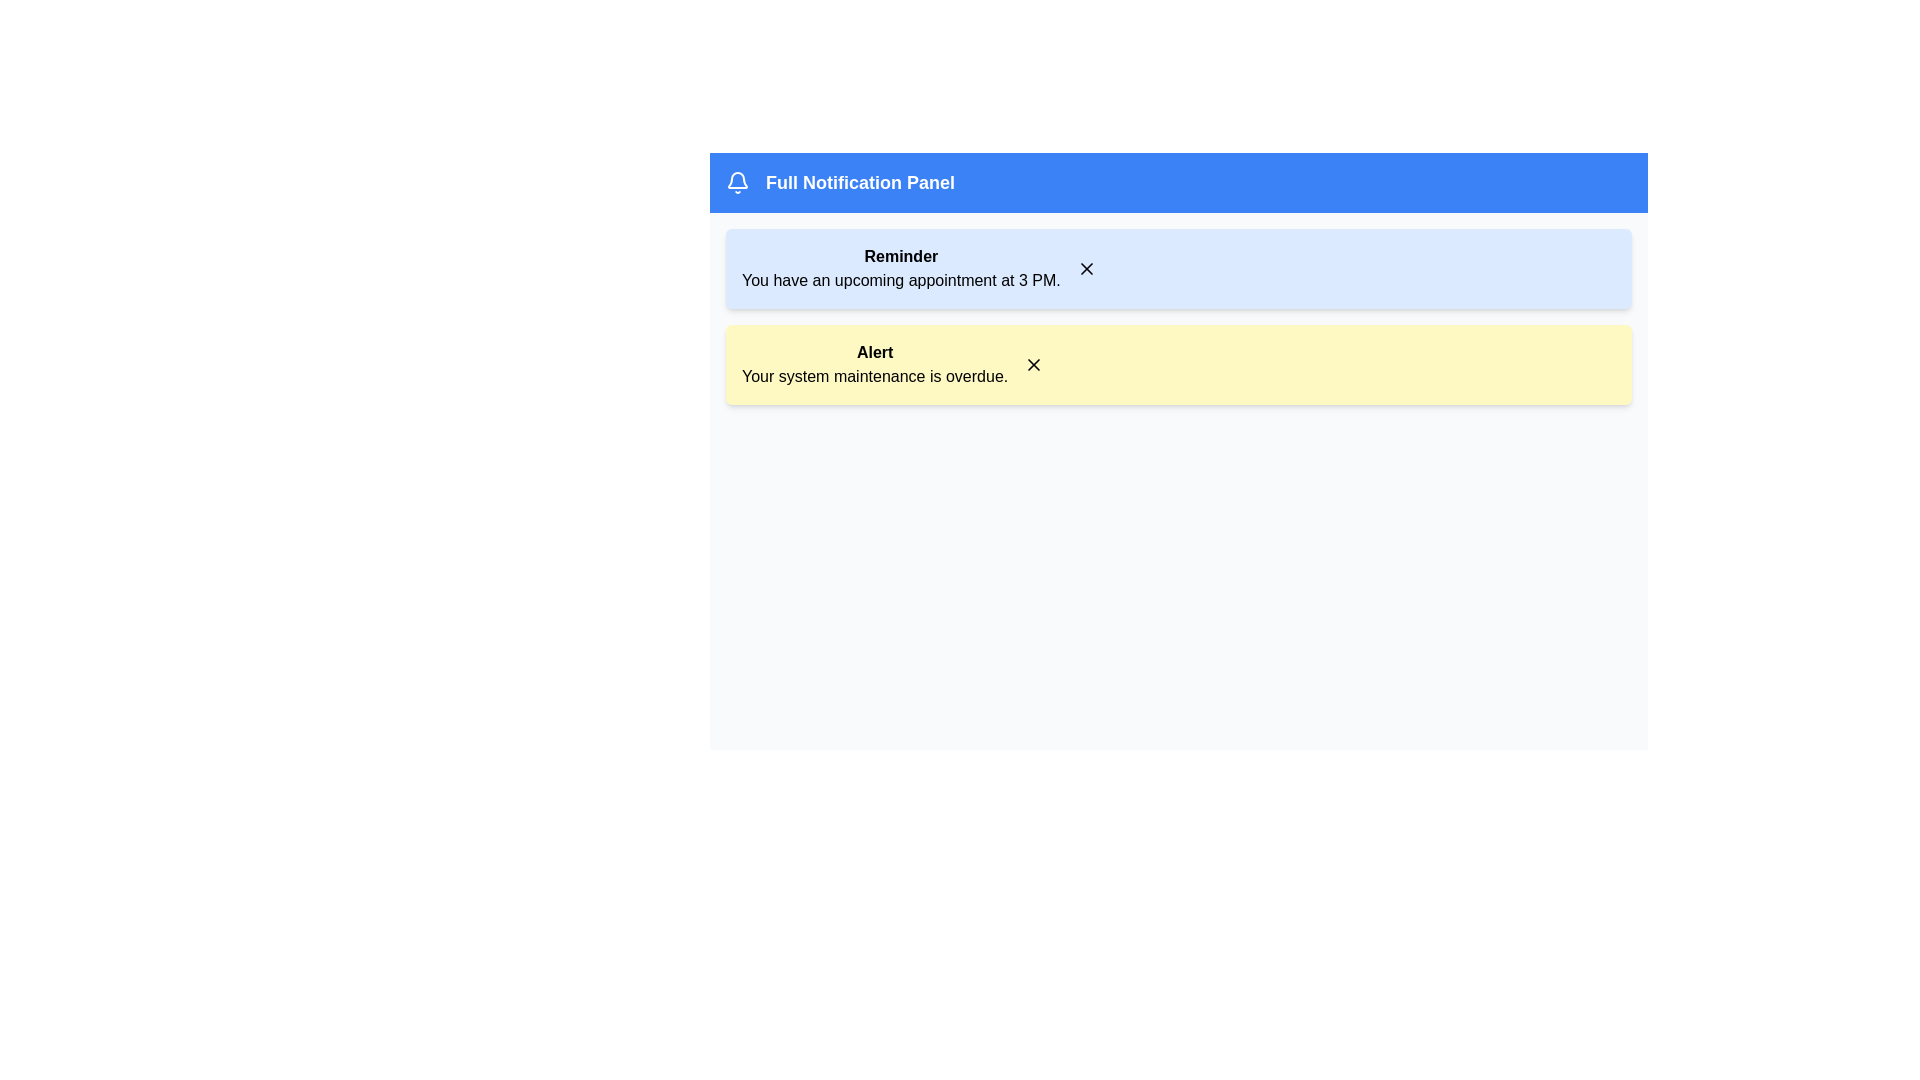 This screenshot has width=1920, height=1080. I want to click on the SVG-based close icon, which is a minimalistic 'X' located at the top-right corner of the notification box labeled 'Alert', so click(1034, 365).